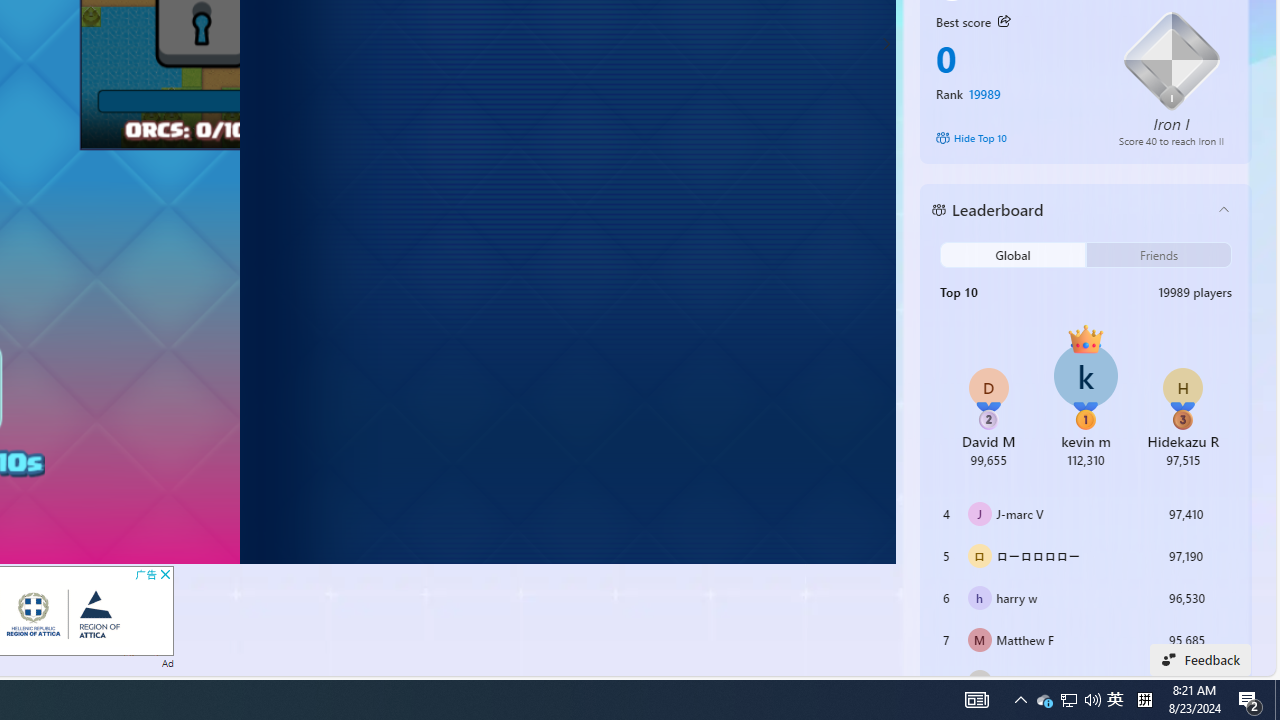 This screenshot has height=720, width=1280. I want to click on 'AutomationID: cbb', so click(165, 574).